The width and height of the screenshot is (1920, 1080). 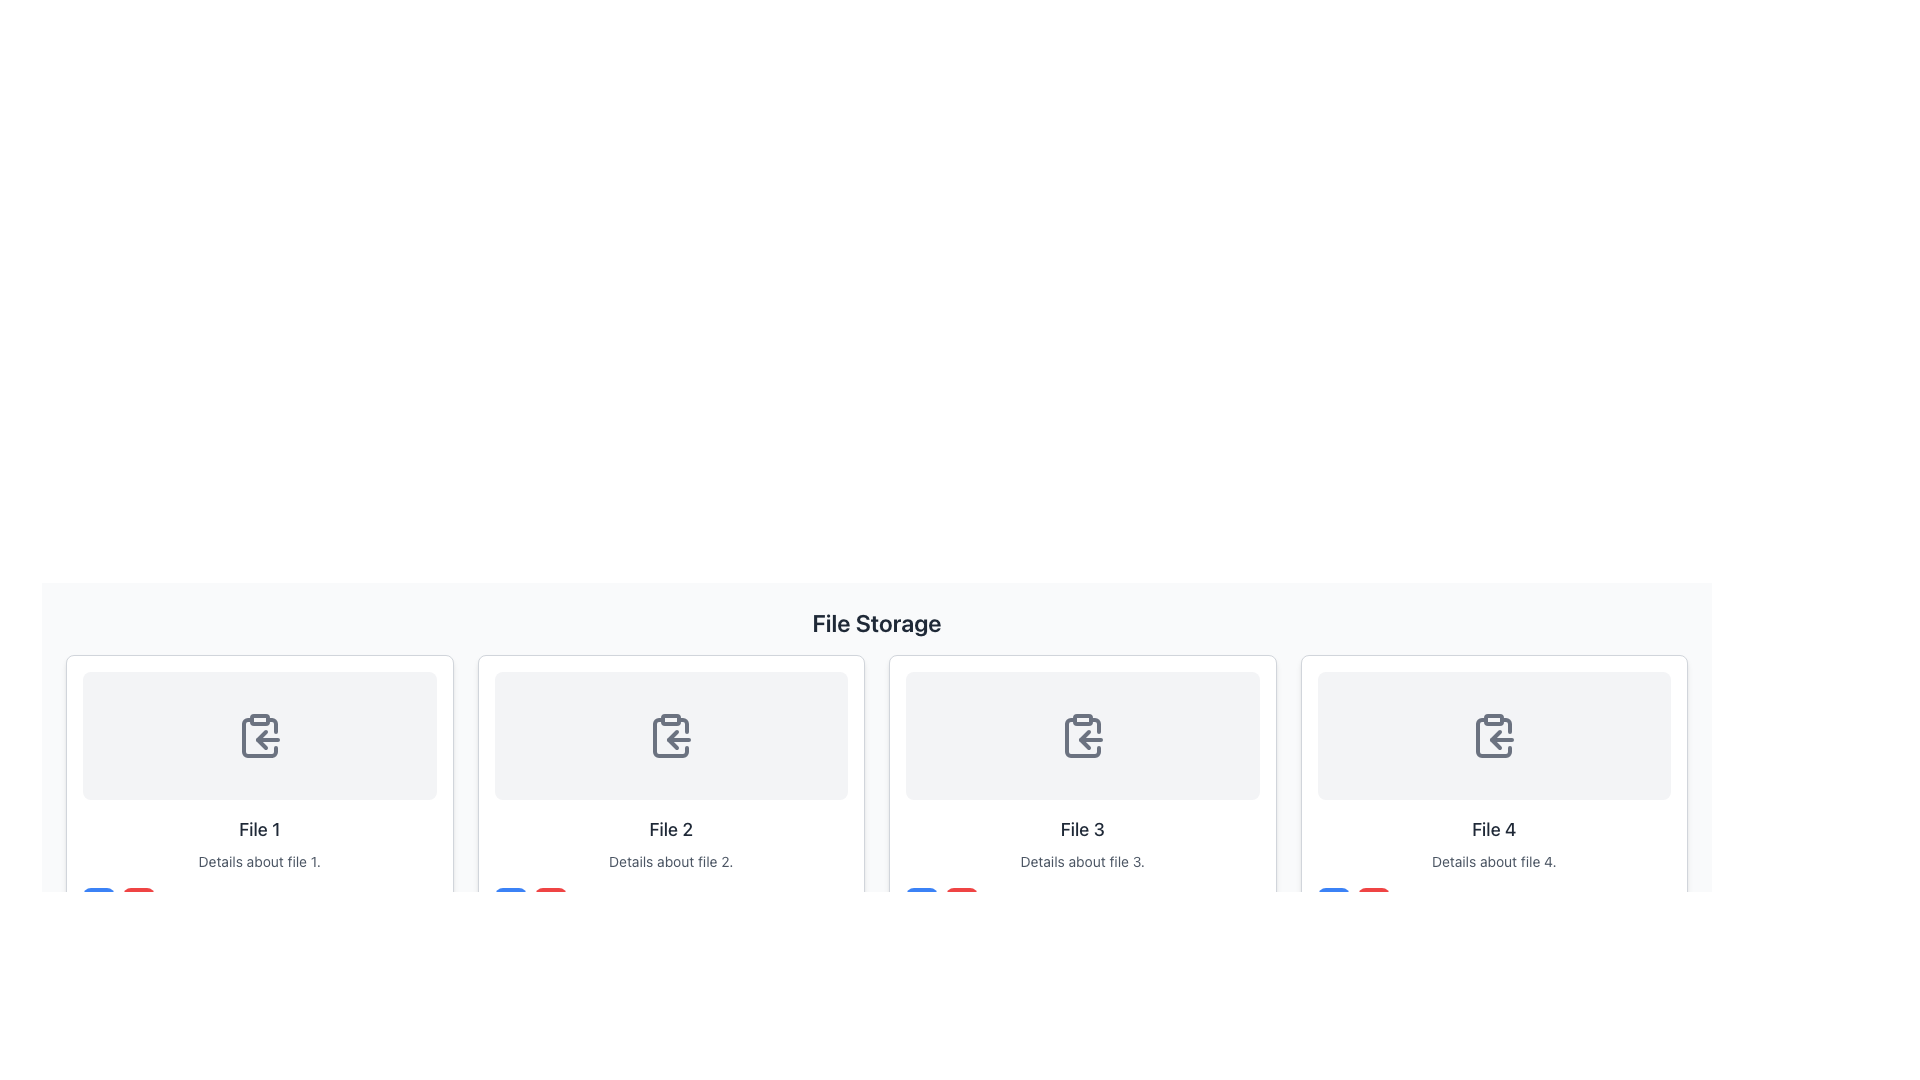 What do you see at coordinates (961, 903) in the screenshot?
I see `the delete button for 'File 3' to trigger the hover effect` at bounding box center [961, 903].